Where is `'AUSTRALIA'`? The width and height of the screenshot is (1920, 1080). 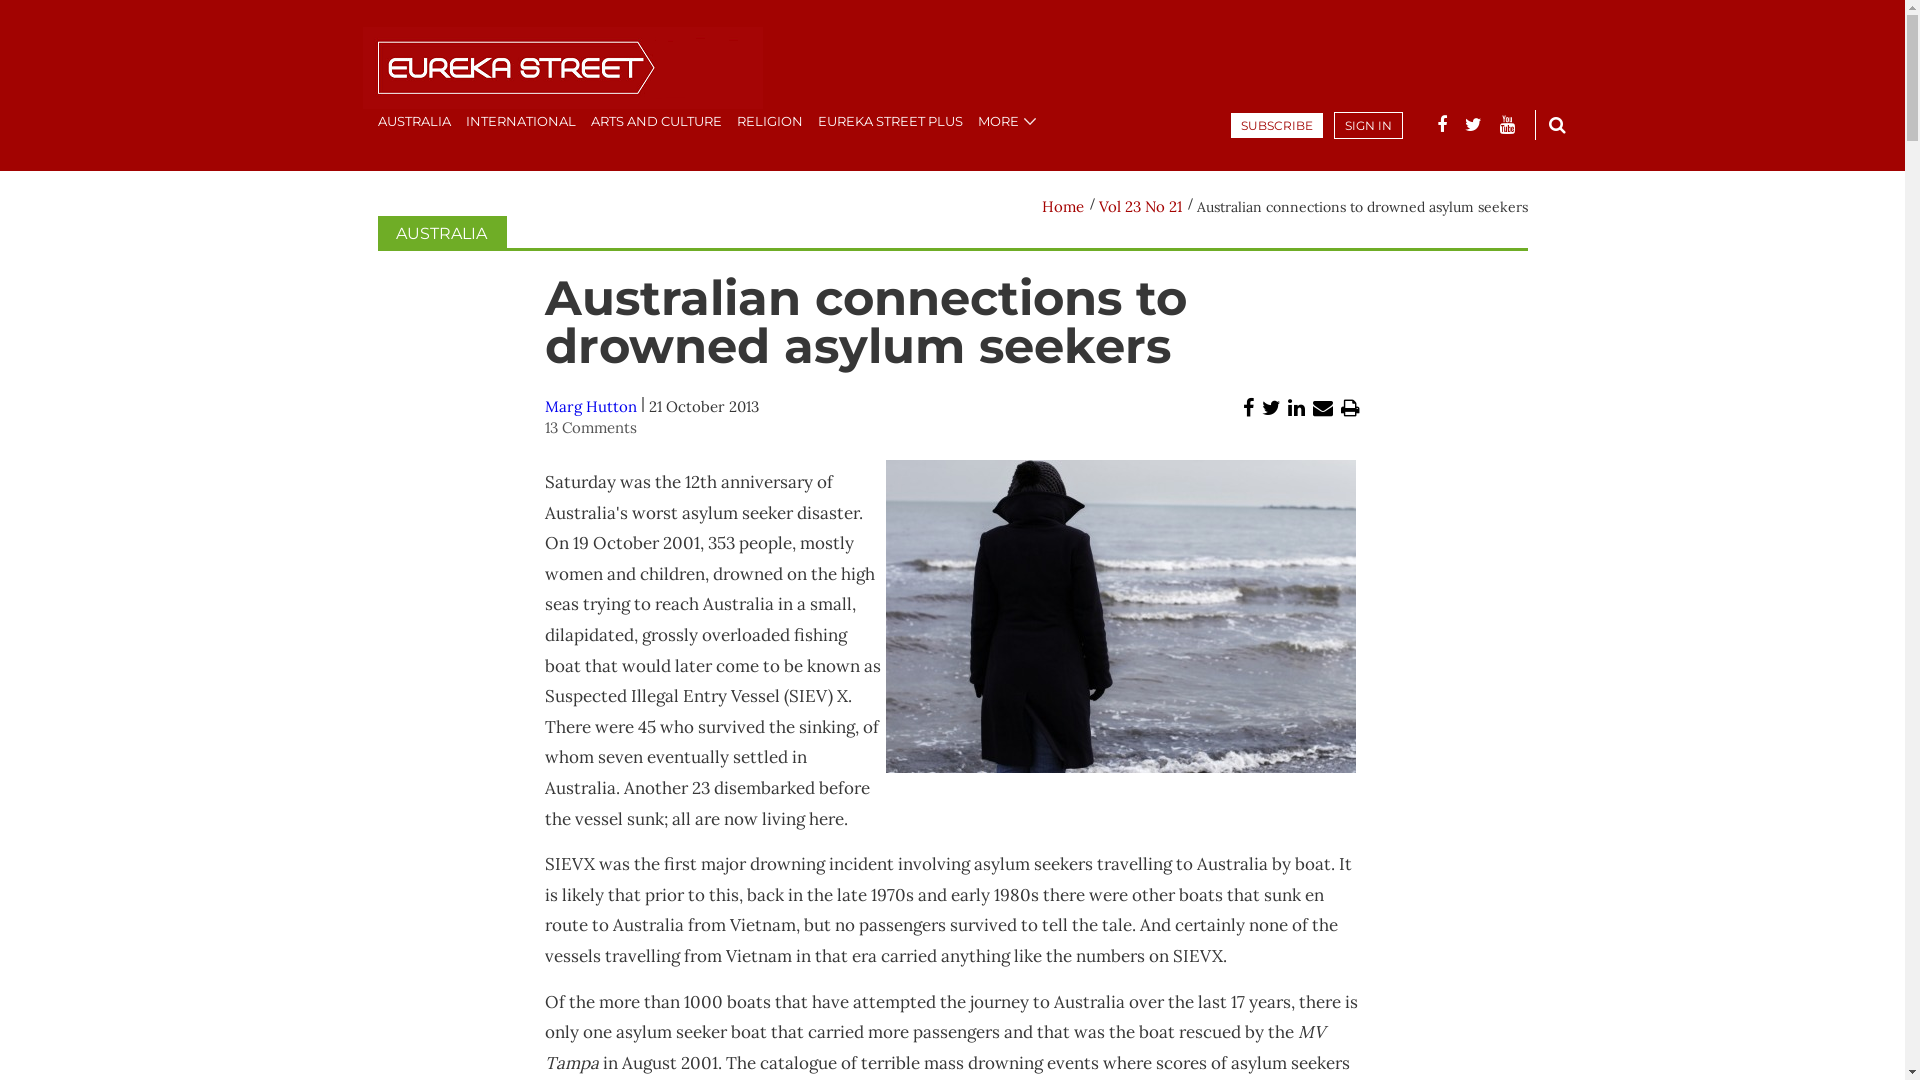 'AUSTRALIA' is located at coordinates (440, 232).